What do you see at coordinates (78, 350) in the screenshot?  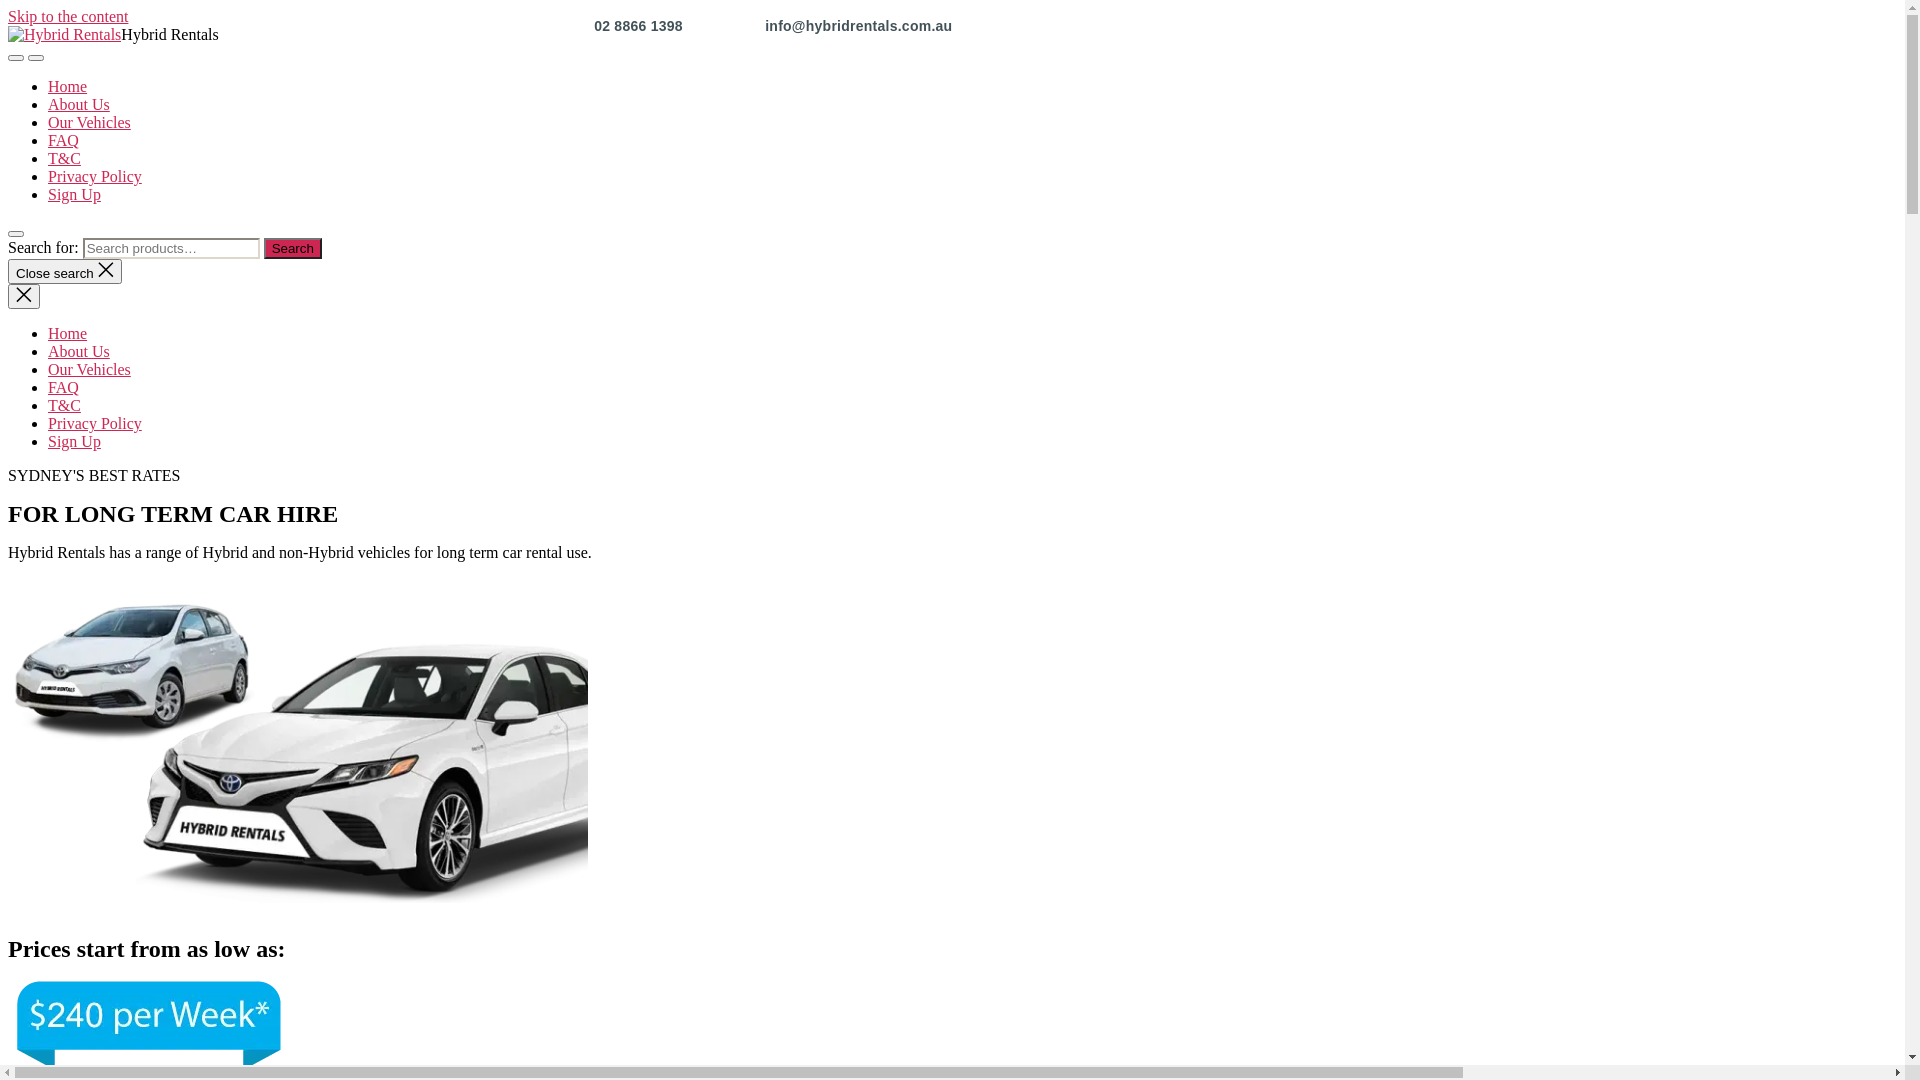 I see `'About Us'` at bounding box center [78, 350].